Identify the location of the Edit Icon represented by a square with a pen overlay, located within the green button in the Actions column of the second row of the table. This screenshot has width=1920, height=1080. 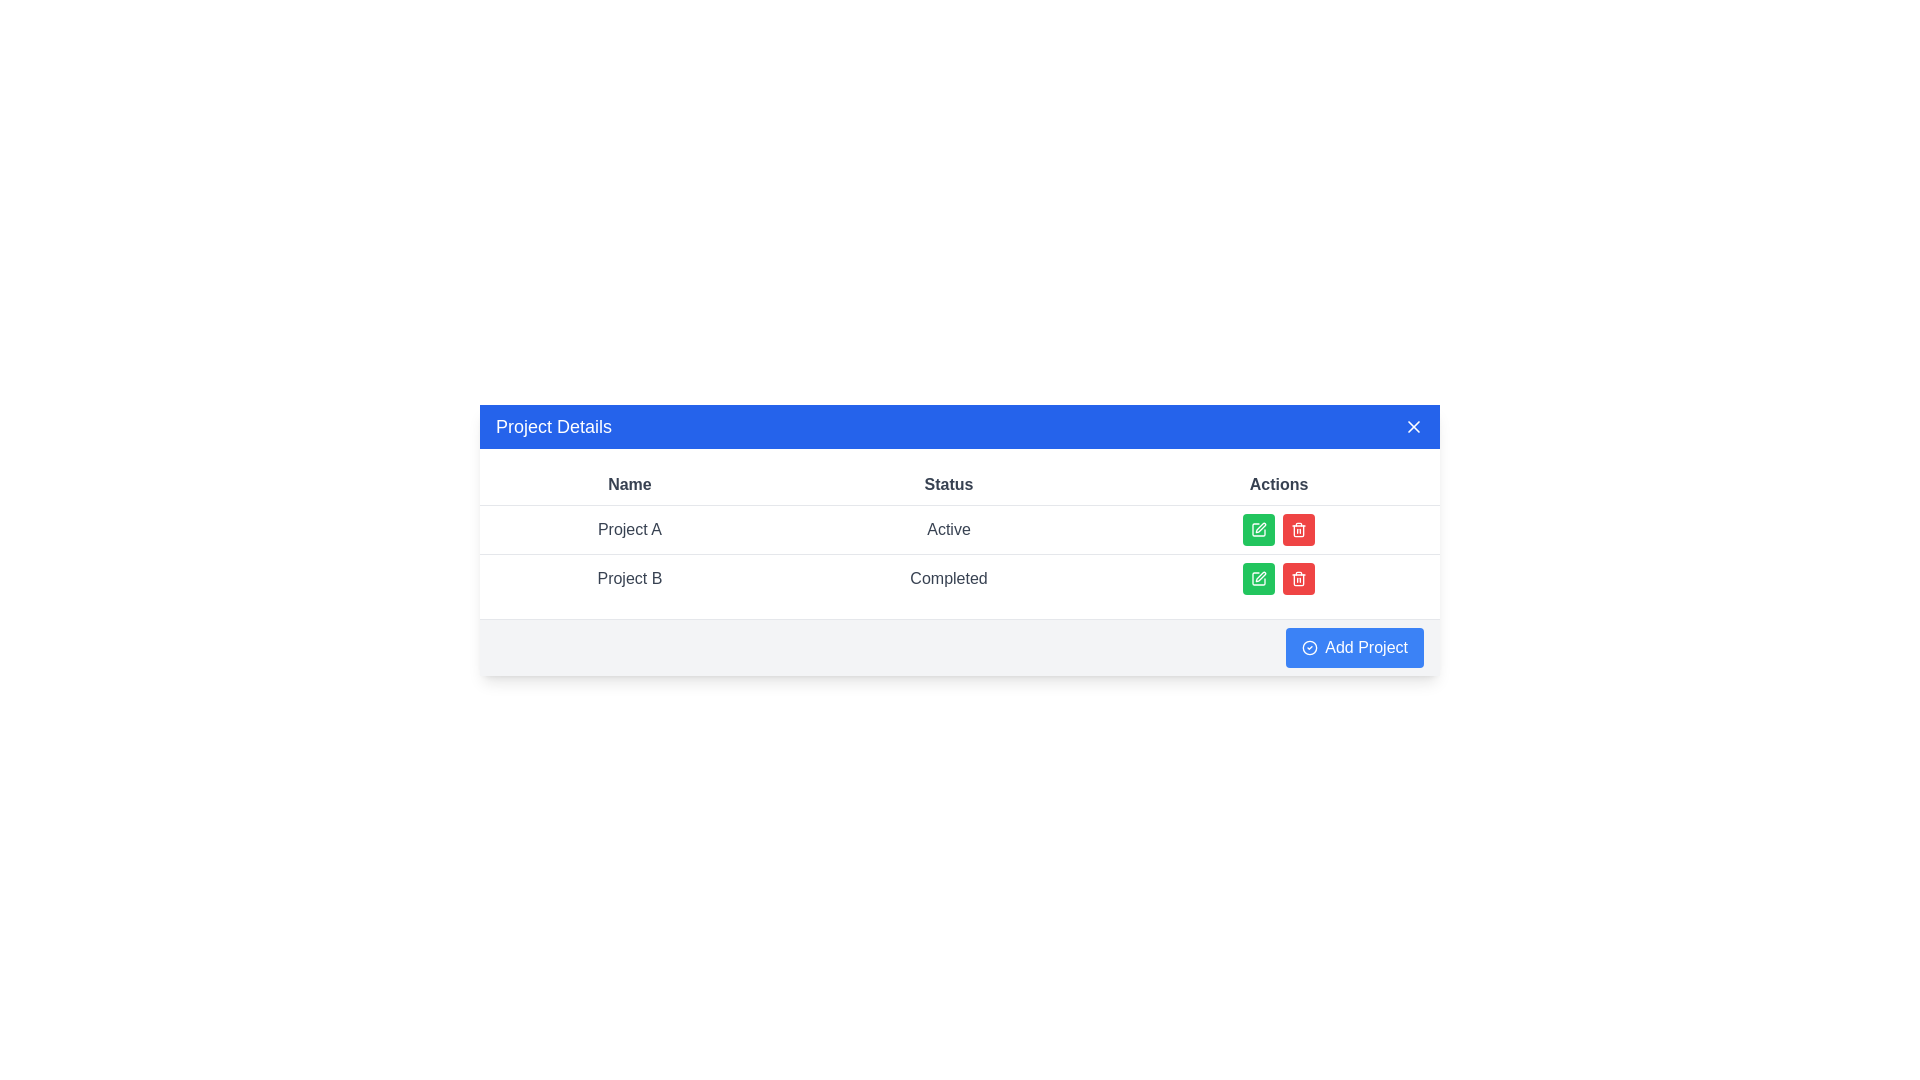
(1258, 579).